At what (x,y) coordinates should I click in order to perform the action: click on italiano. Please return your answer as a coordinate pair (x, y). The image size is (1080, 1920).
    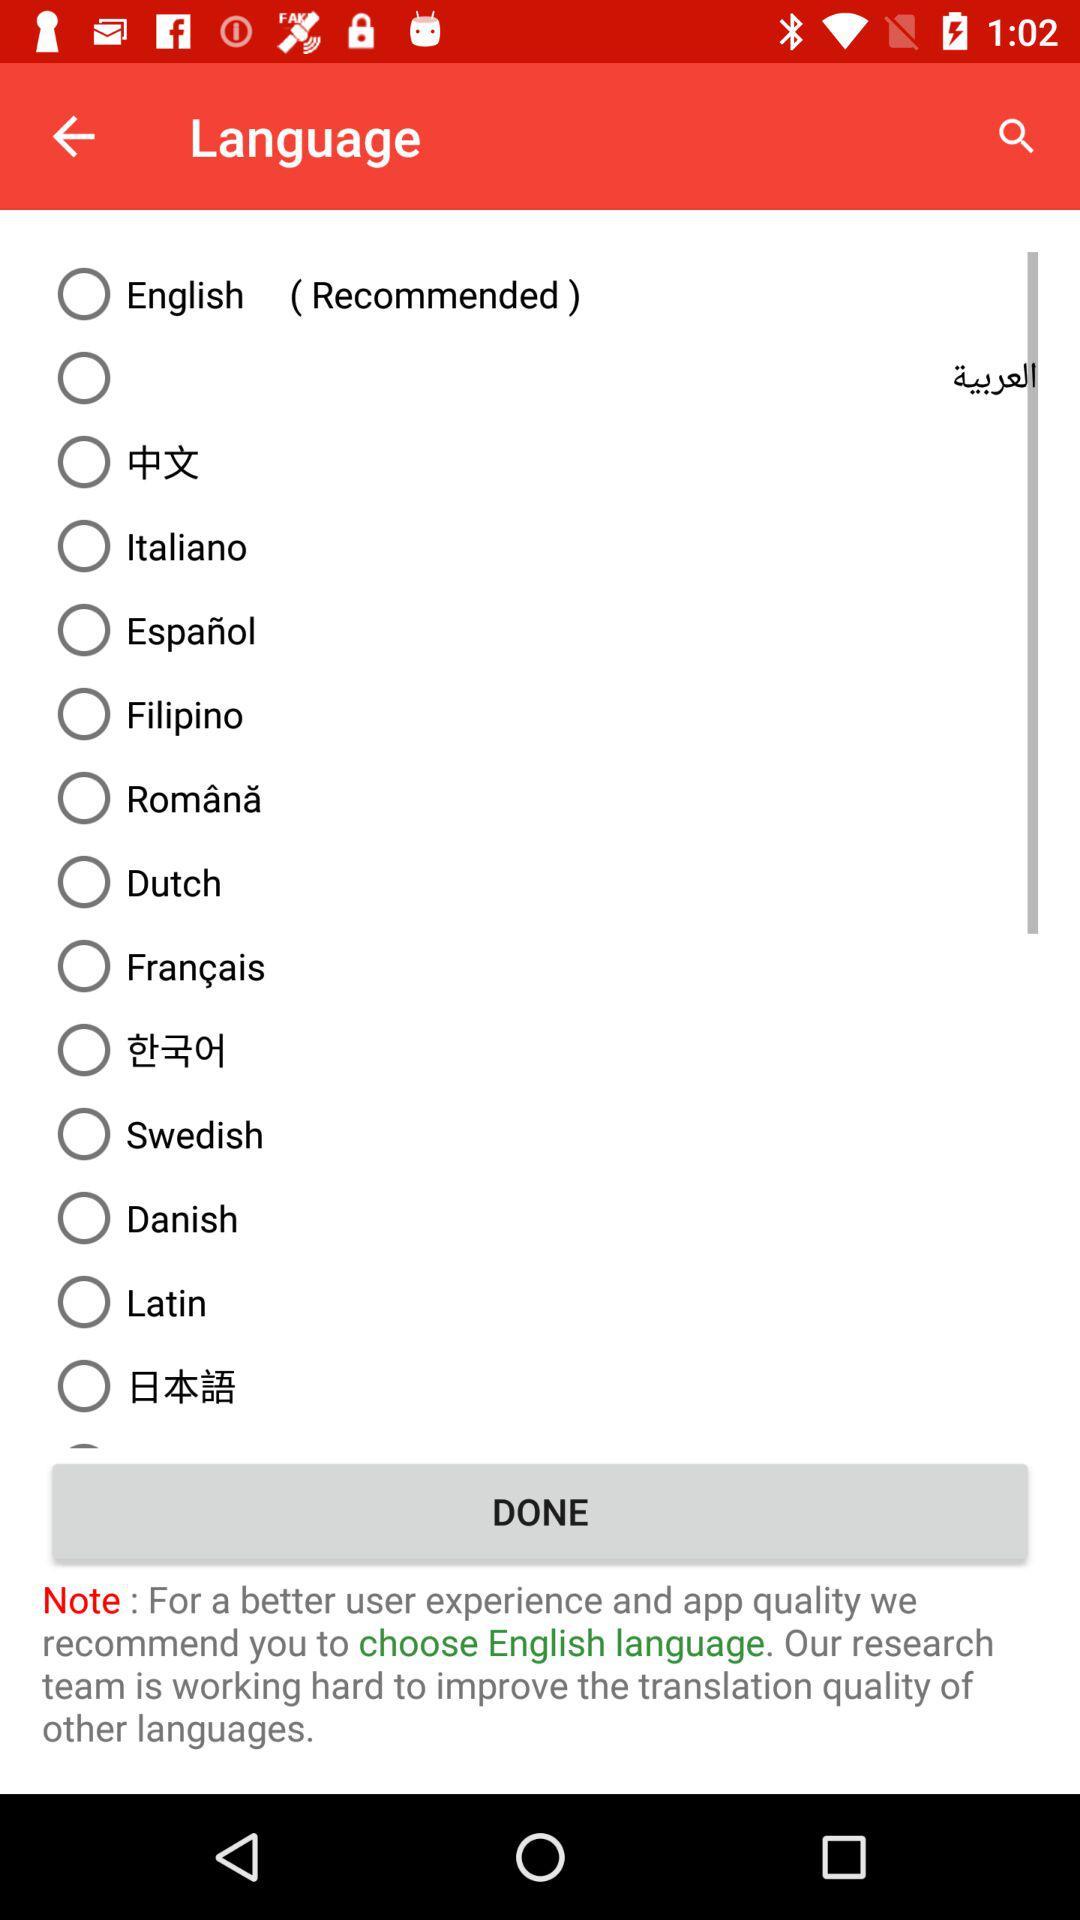
    Looking at the image, I should click on (540, 546).